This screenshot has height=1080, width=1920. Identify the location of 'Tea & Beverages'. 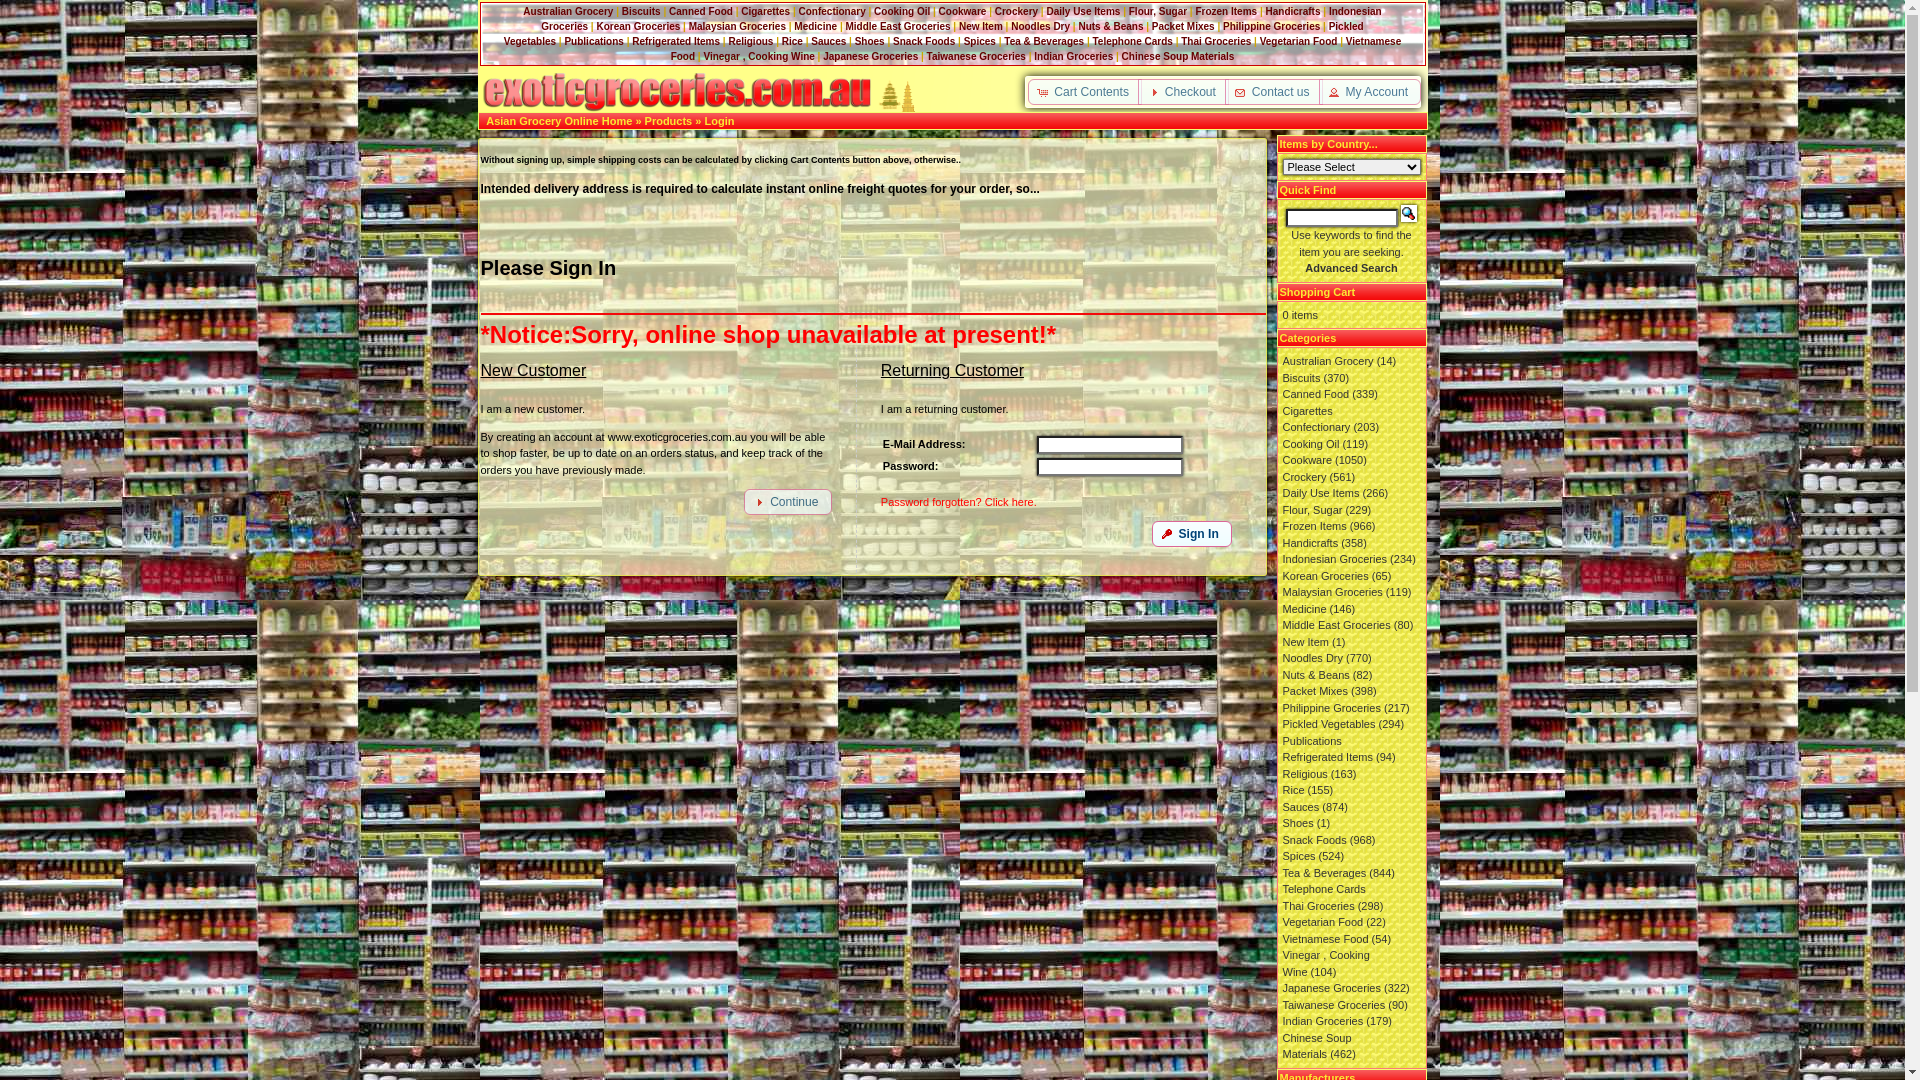
(1042, 41).